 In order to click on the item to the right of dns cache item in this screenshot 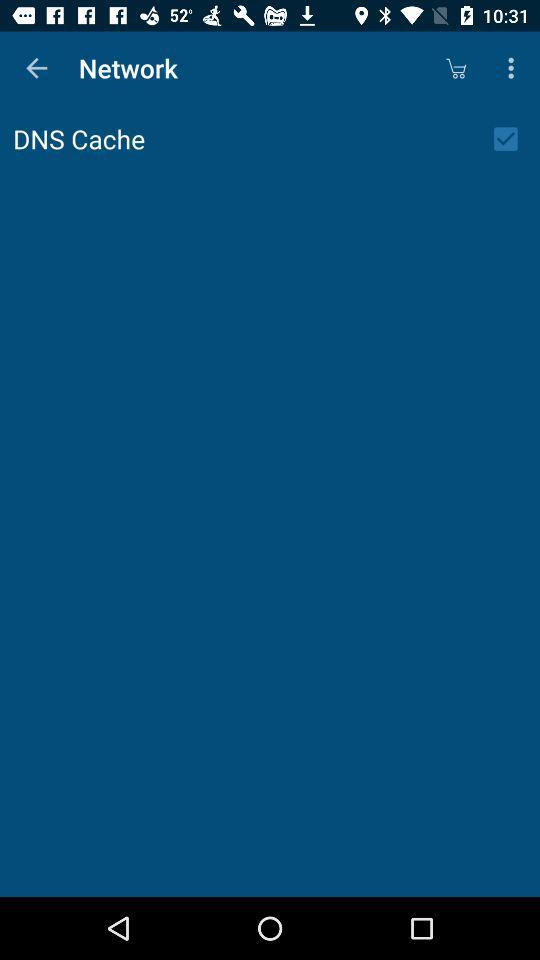, I will do `click(512, 138)`.